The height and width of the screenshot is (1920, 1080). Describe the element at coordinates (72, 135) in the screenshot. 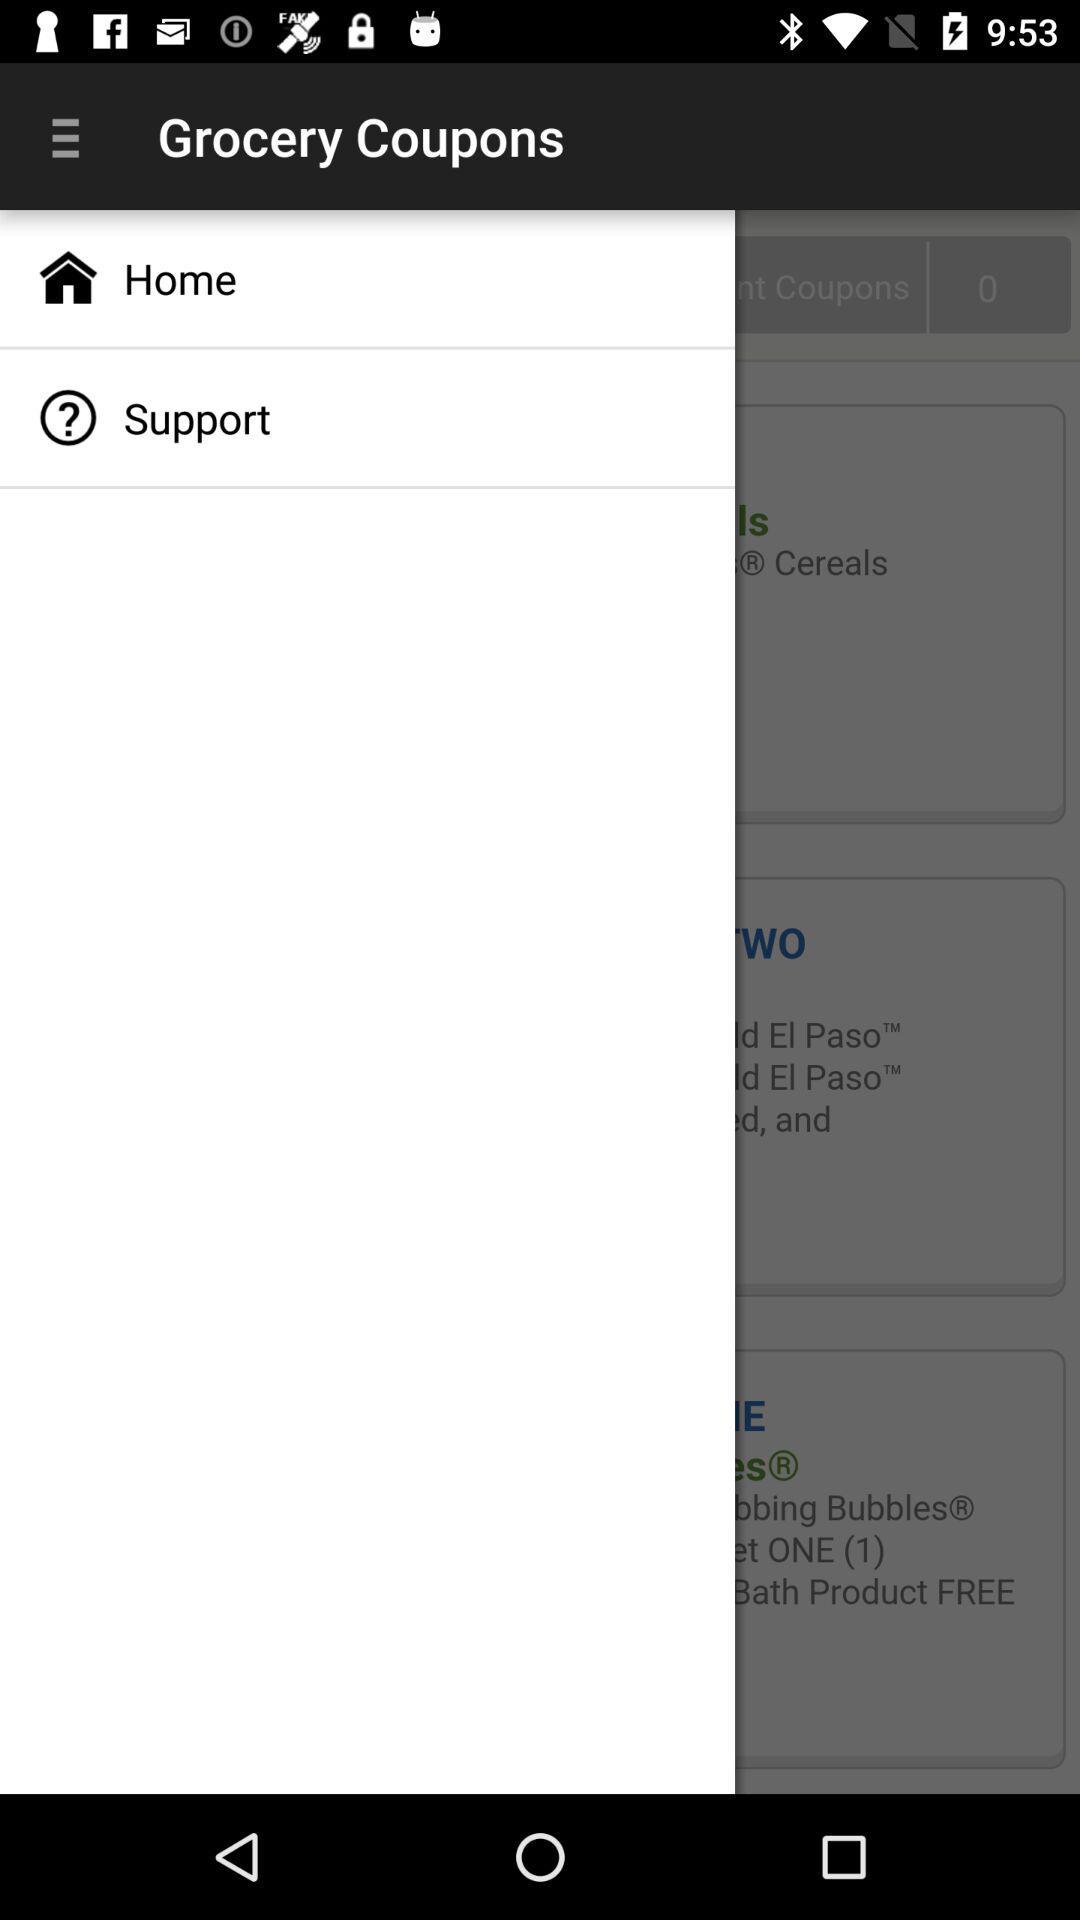

I see `the icon at the top left corner` at that location.